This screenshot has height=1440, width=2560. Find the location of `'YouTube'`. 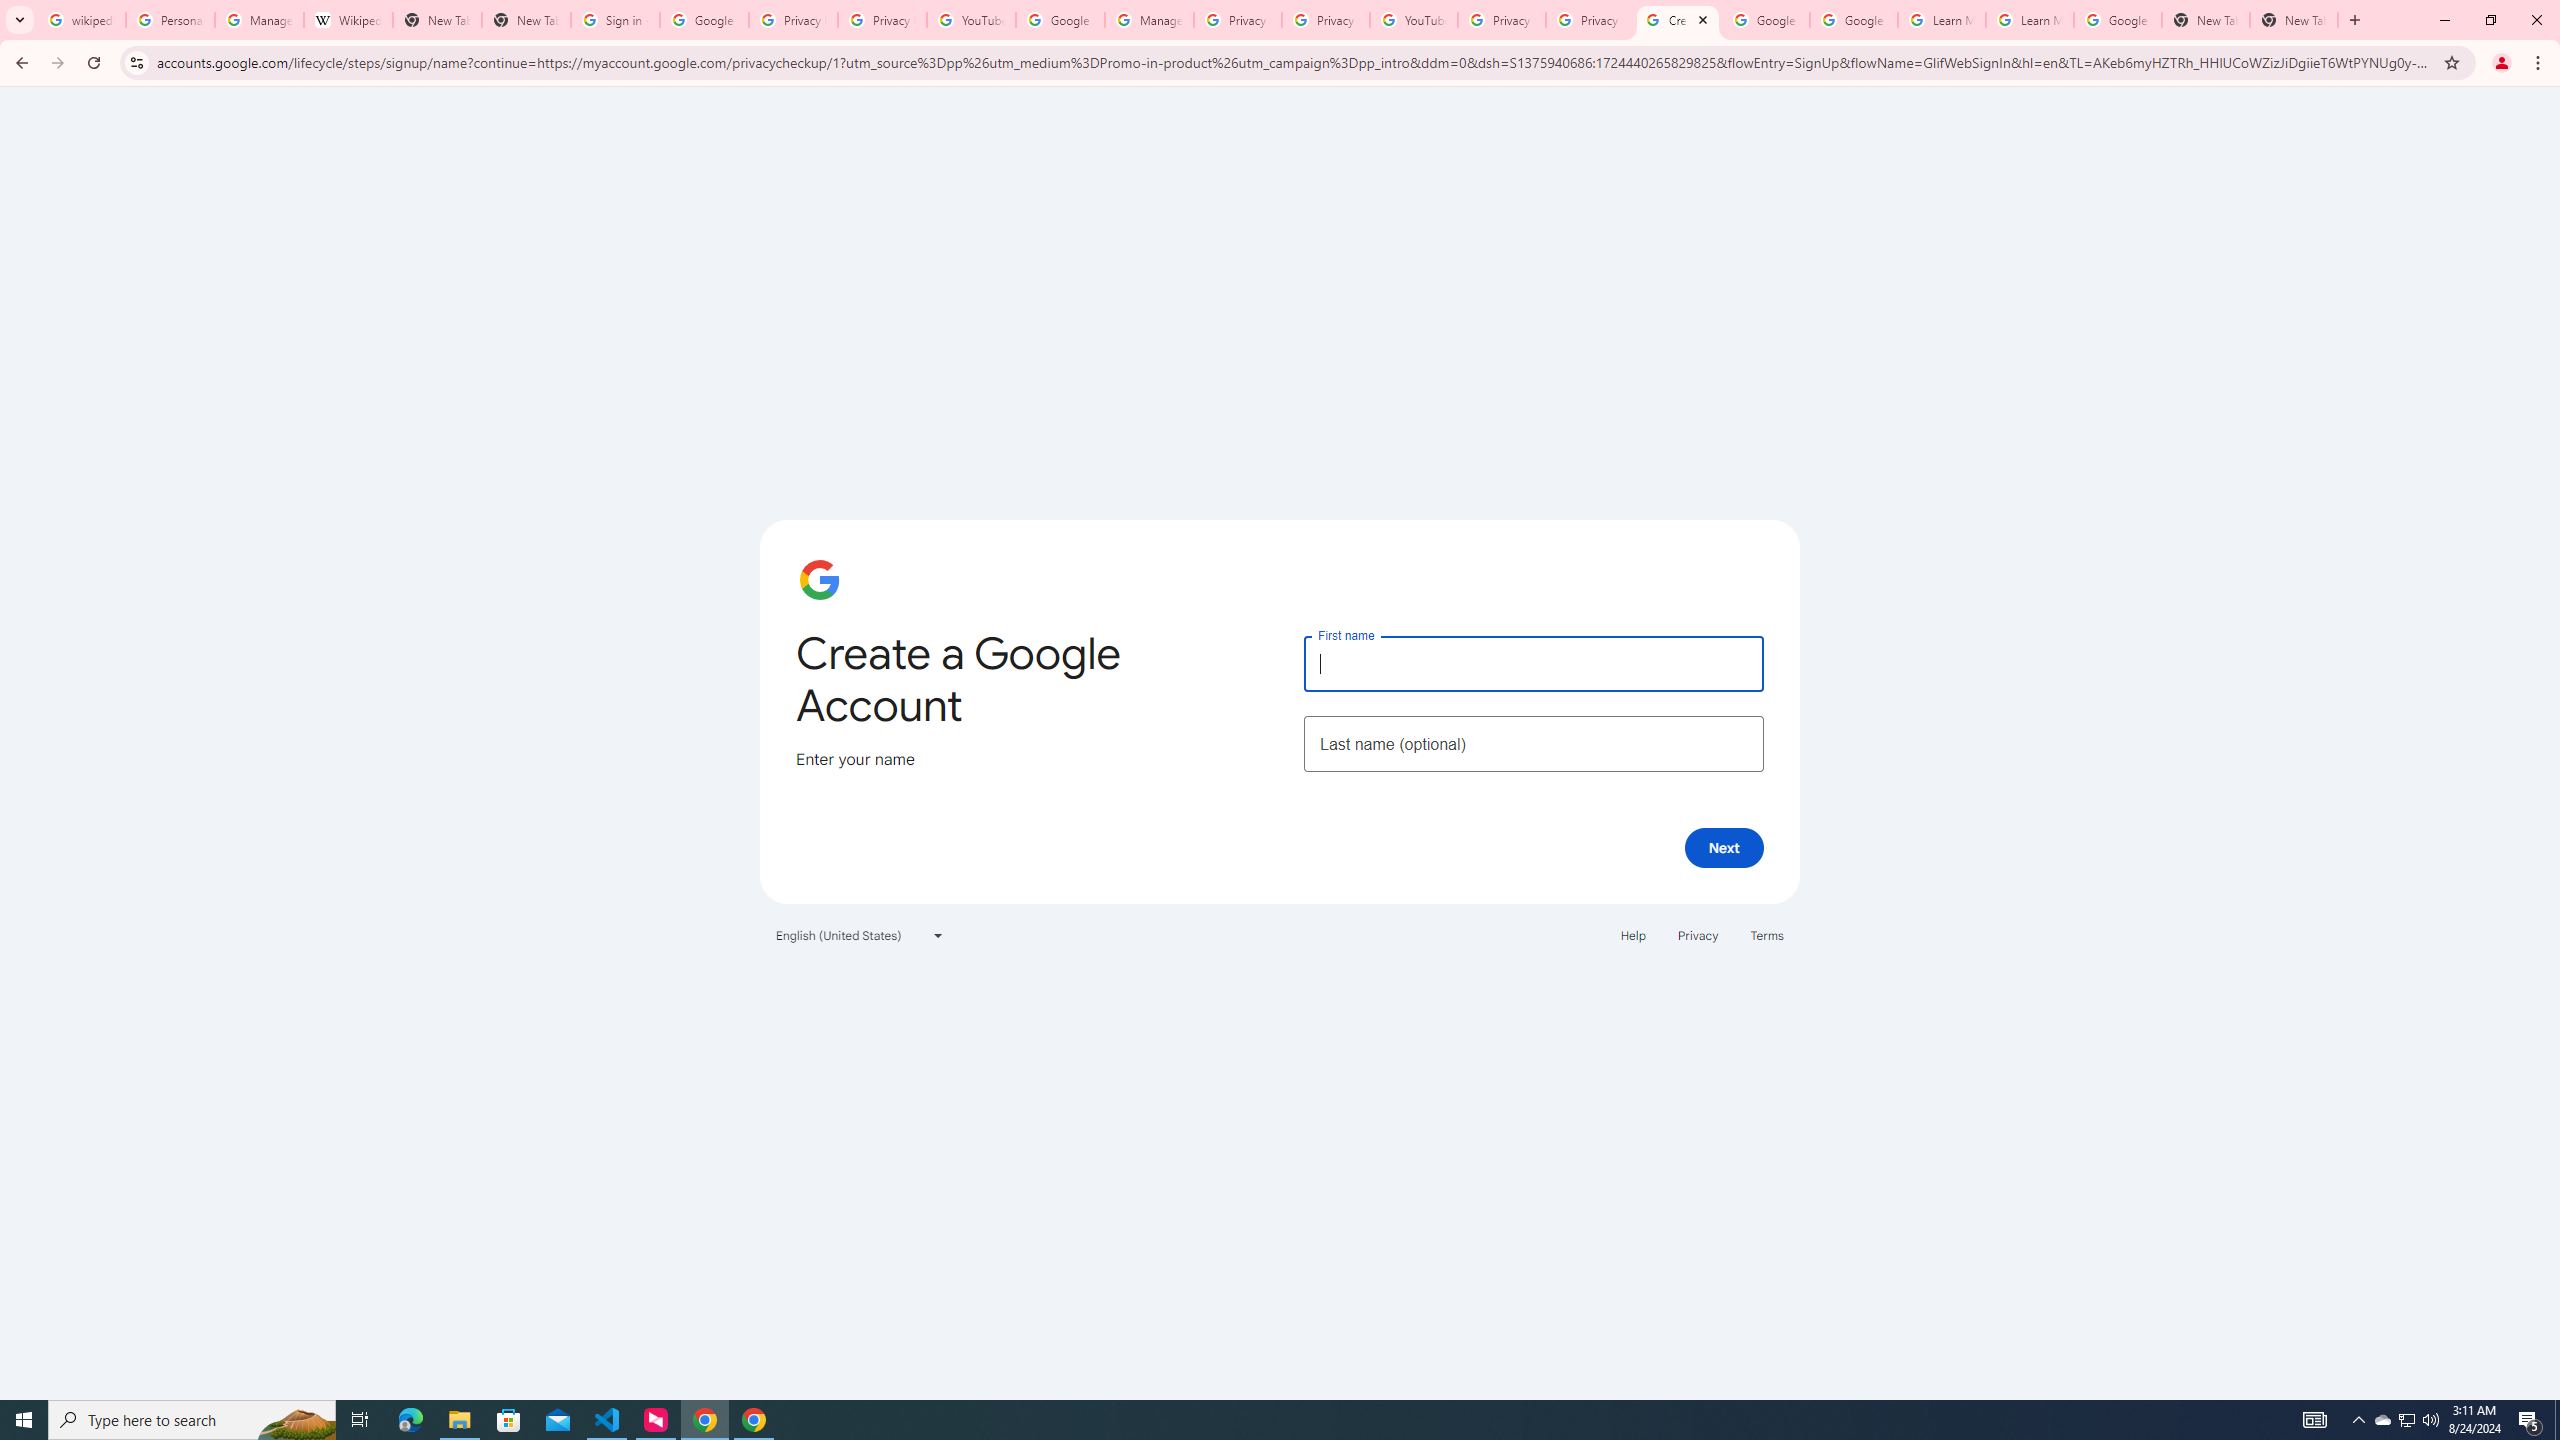

'YouTube' is located at coordinates (970, 19).